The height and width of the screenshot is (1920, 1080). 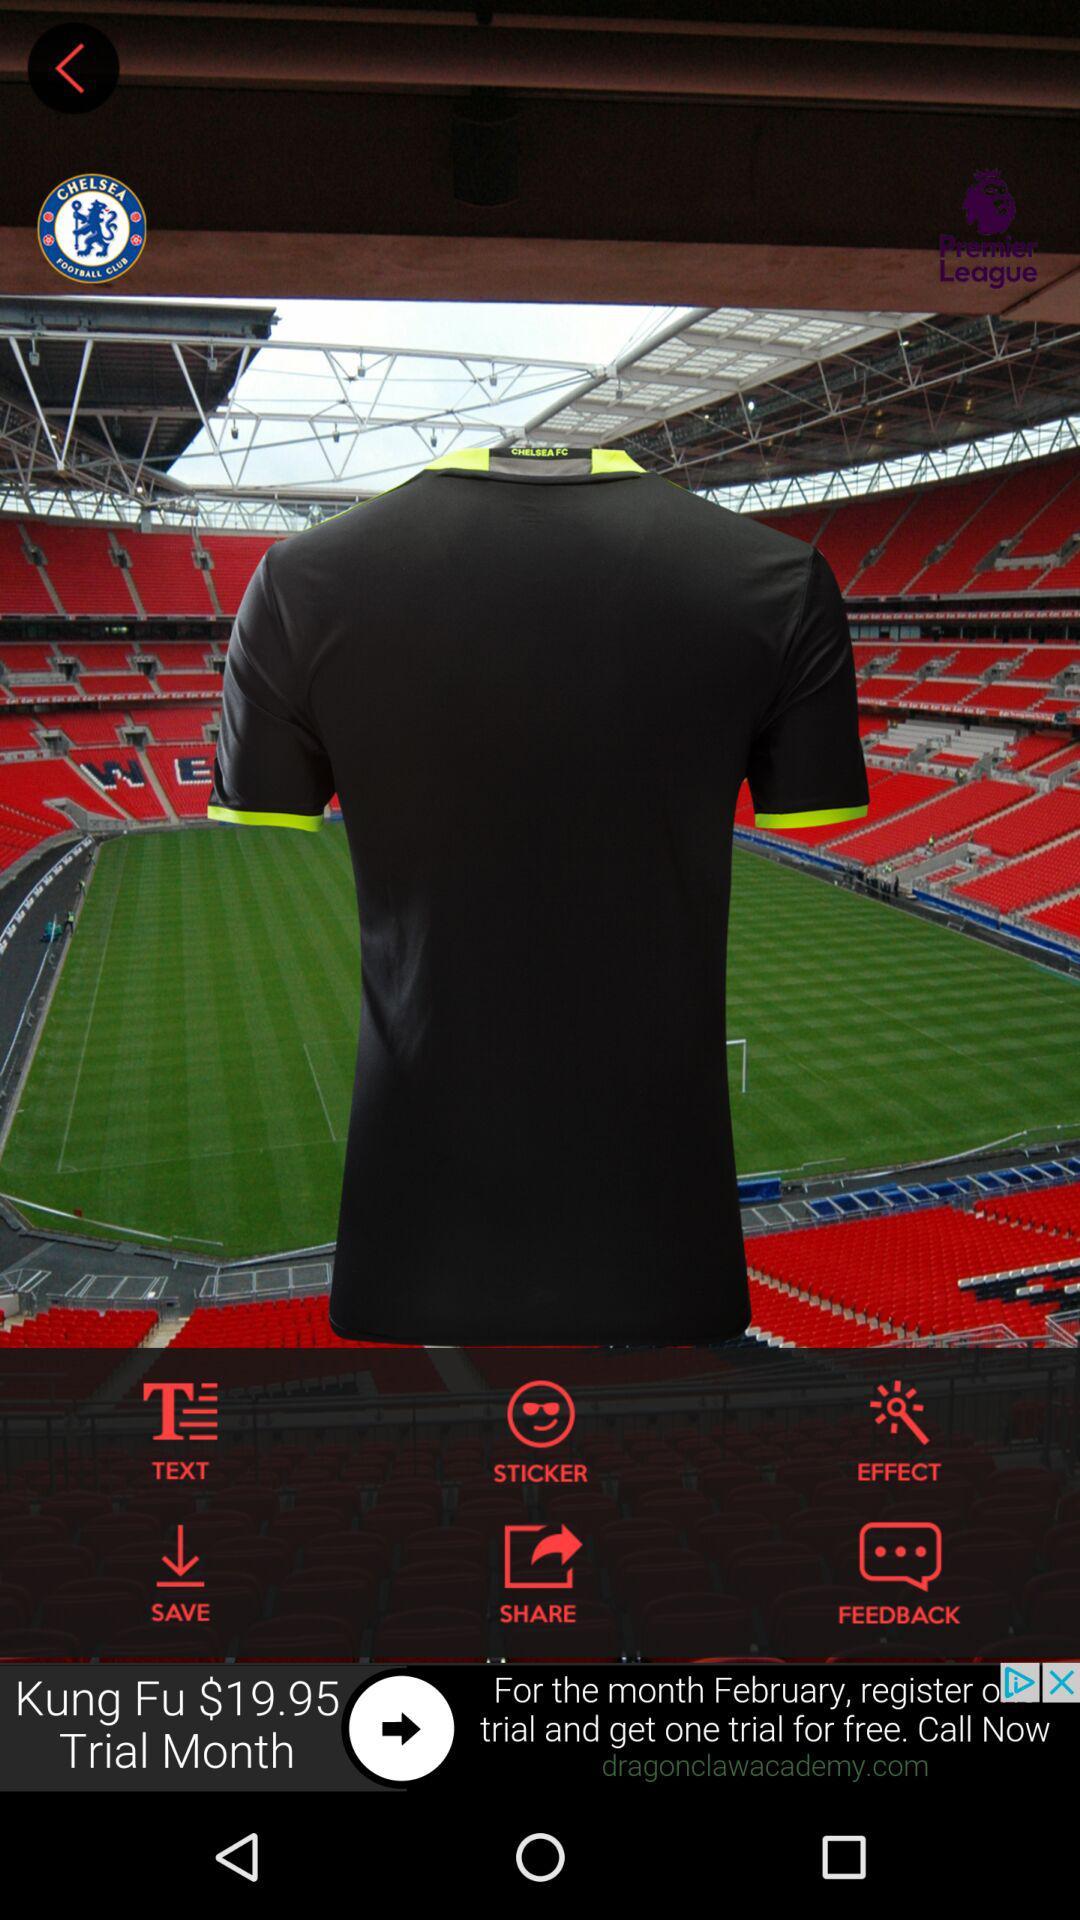 I want to click on share the feedback, so click(x=898, y=1572).